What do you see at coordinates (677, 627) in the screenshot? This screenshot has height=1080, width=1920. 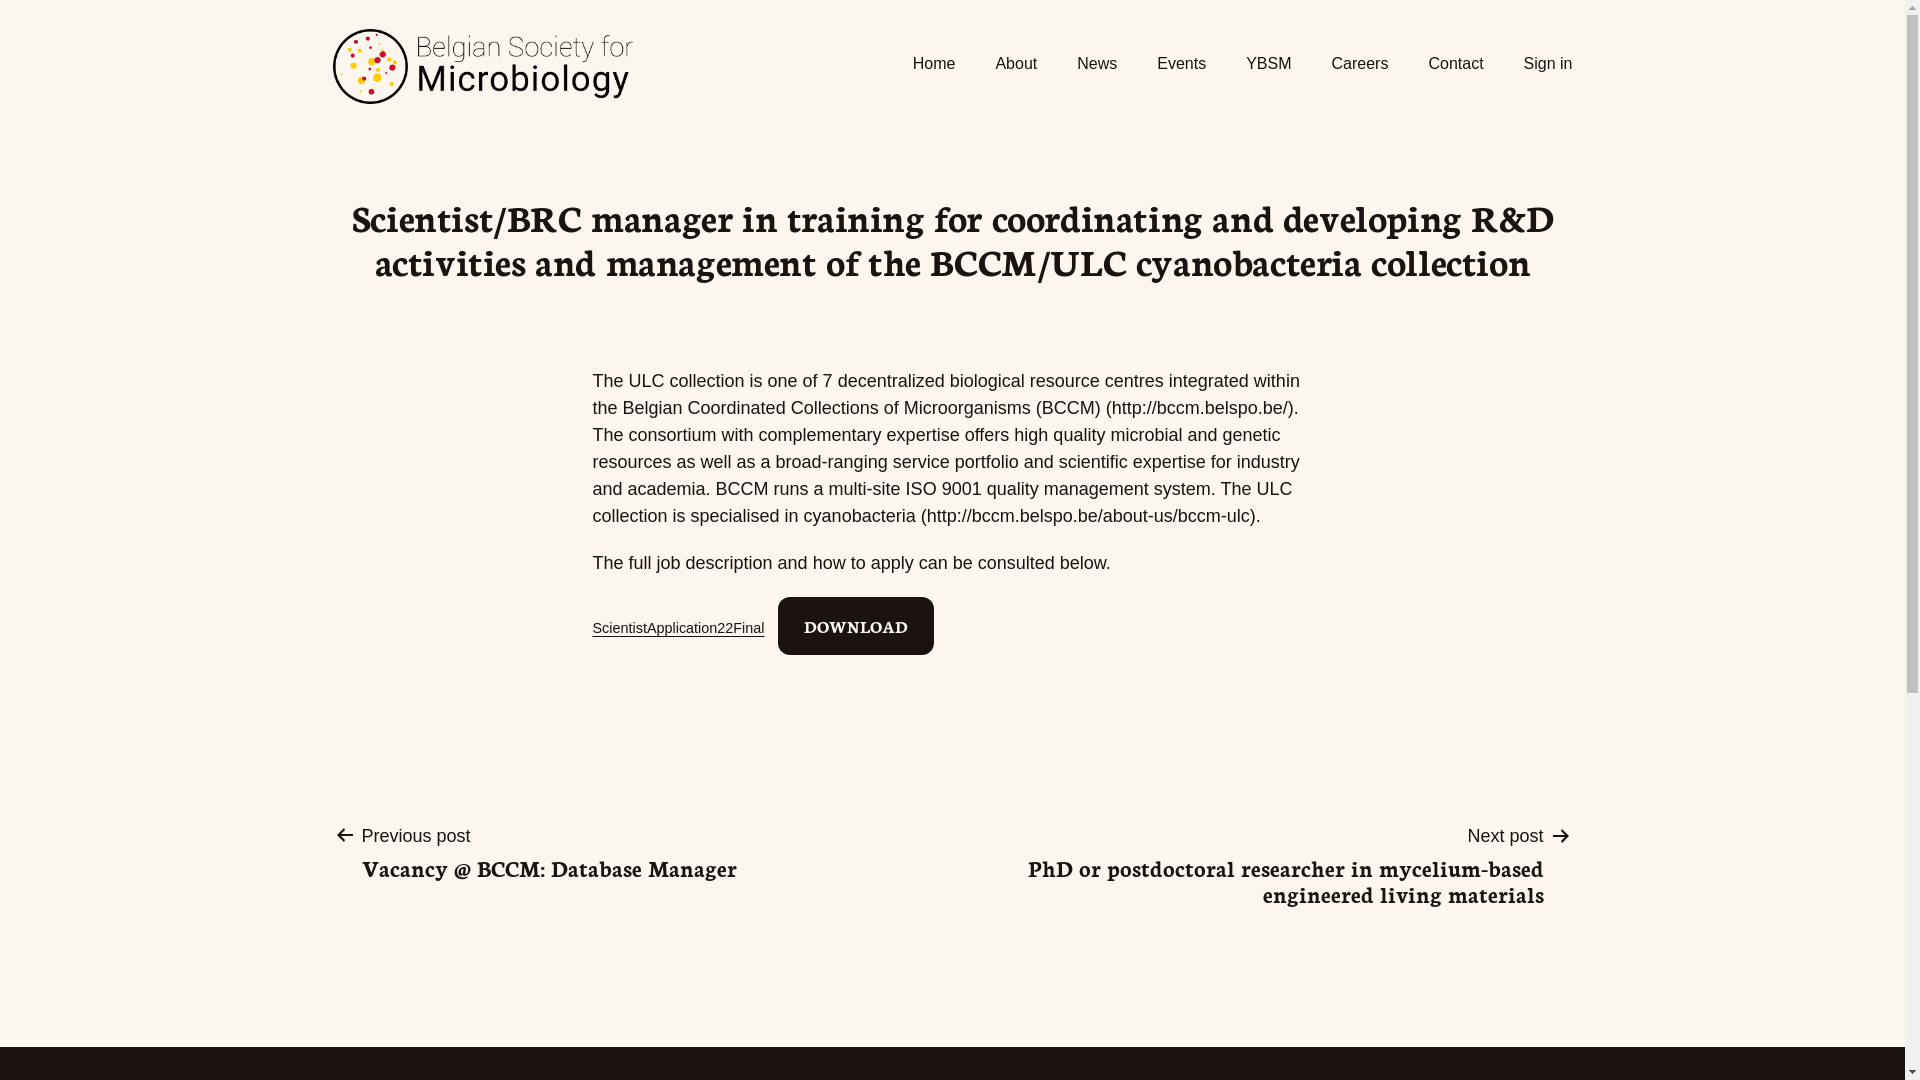 I see `'ScientistApplication22Final'` at bounding box center [677, 627].